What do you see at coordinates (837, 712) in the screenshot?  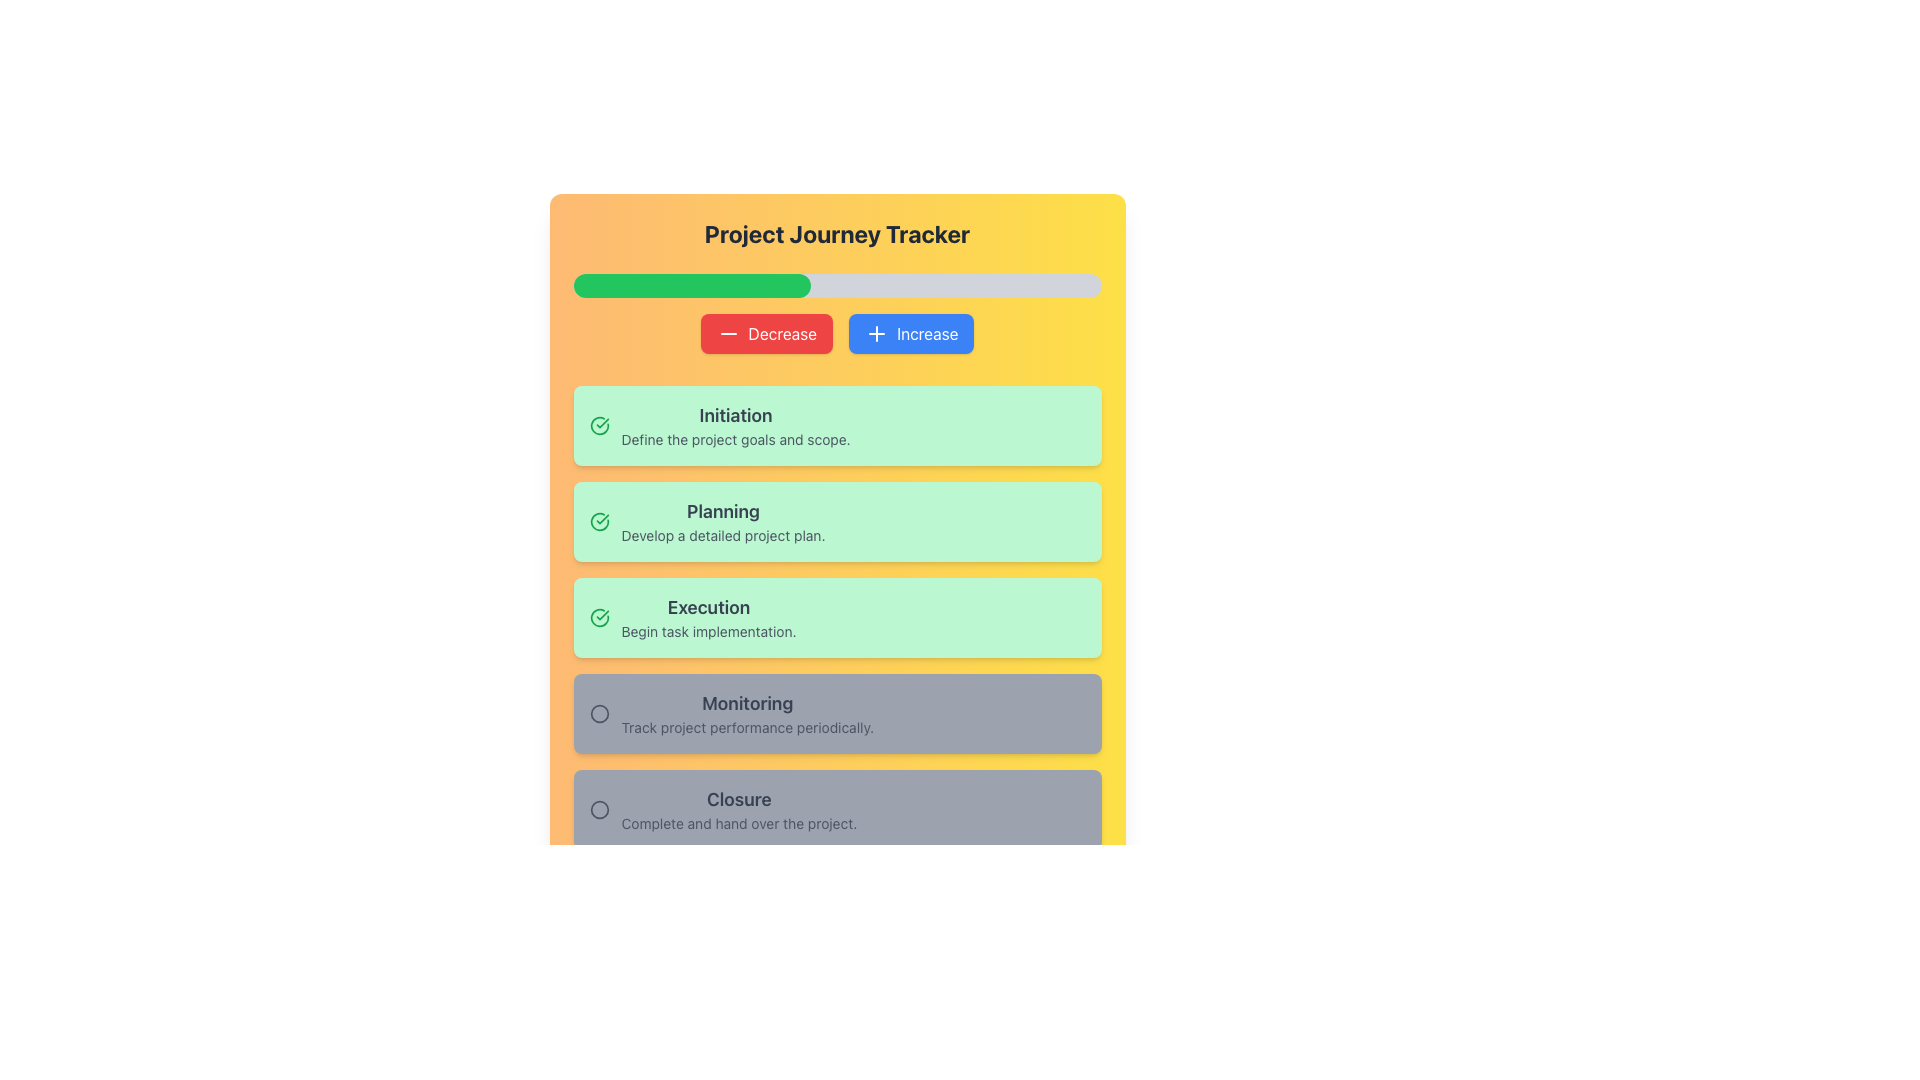 I see `the 'Monitoring' phase card, which is the fourth card in a vertical sequence, located between the 'Execution' and 'Closure' cards` at bounding box center [837, 712].